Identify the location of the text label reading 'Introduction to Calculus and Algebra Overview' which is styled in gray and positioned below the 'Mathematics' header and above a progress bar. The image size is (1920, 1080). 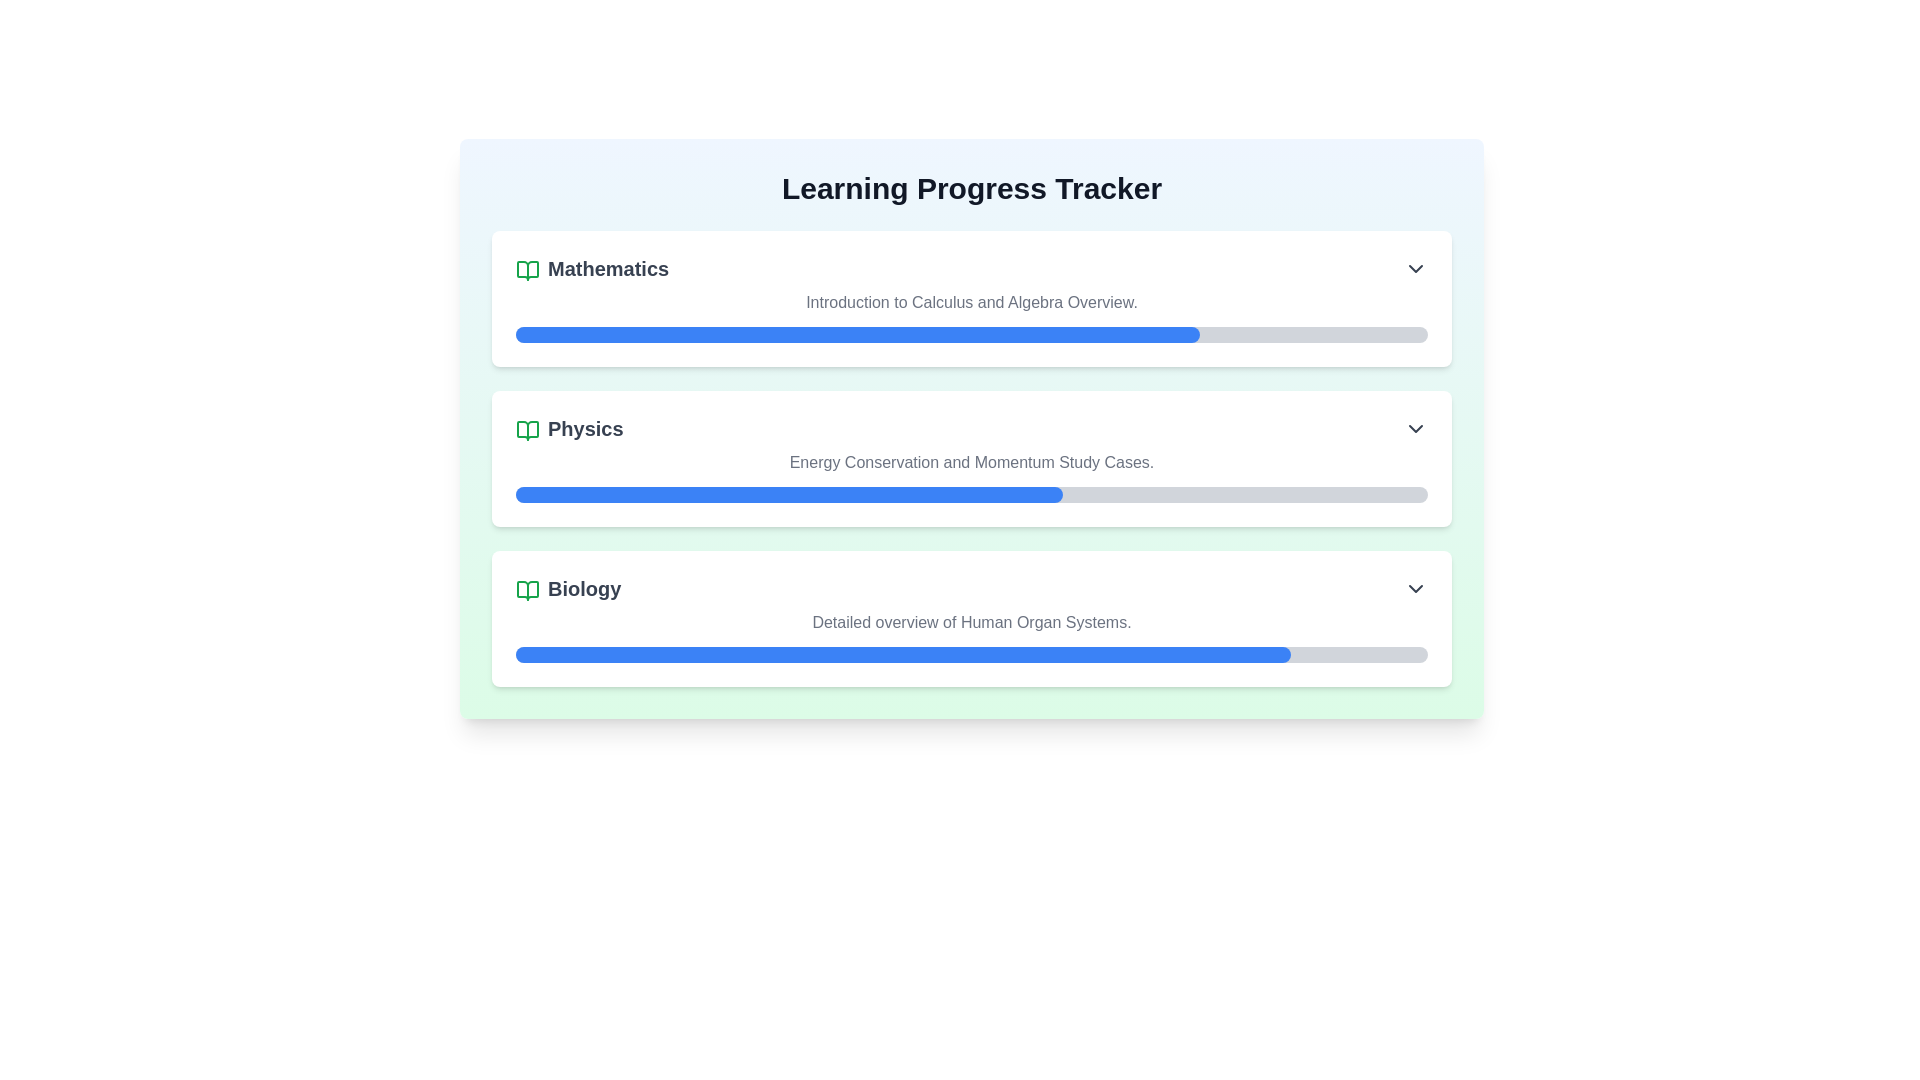
(971, 303).